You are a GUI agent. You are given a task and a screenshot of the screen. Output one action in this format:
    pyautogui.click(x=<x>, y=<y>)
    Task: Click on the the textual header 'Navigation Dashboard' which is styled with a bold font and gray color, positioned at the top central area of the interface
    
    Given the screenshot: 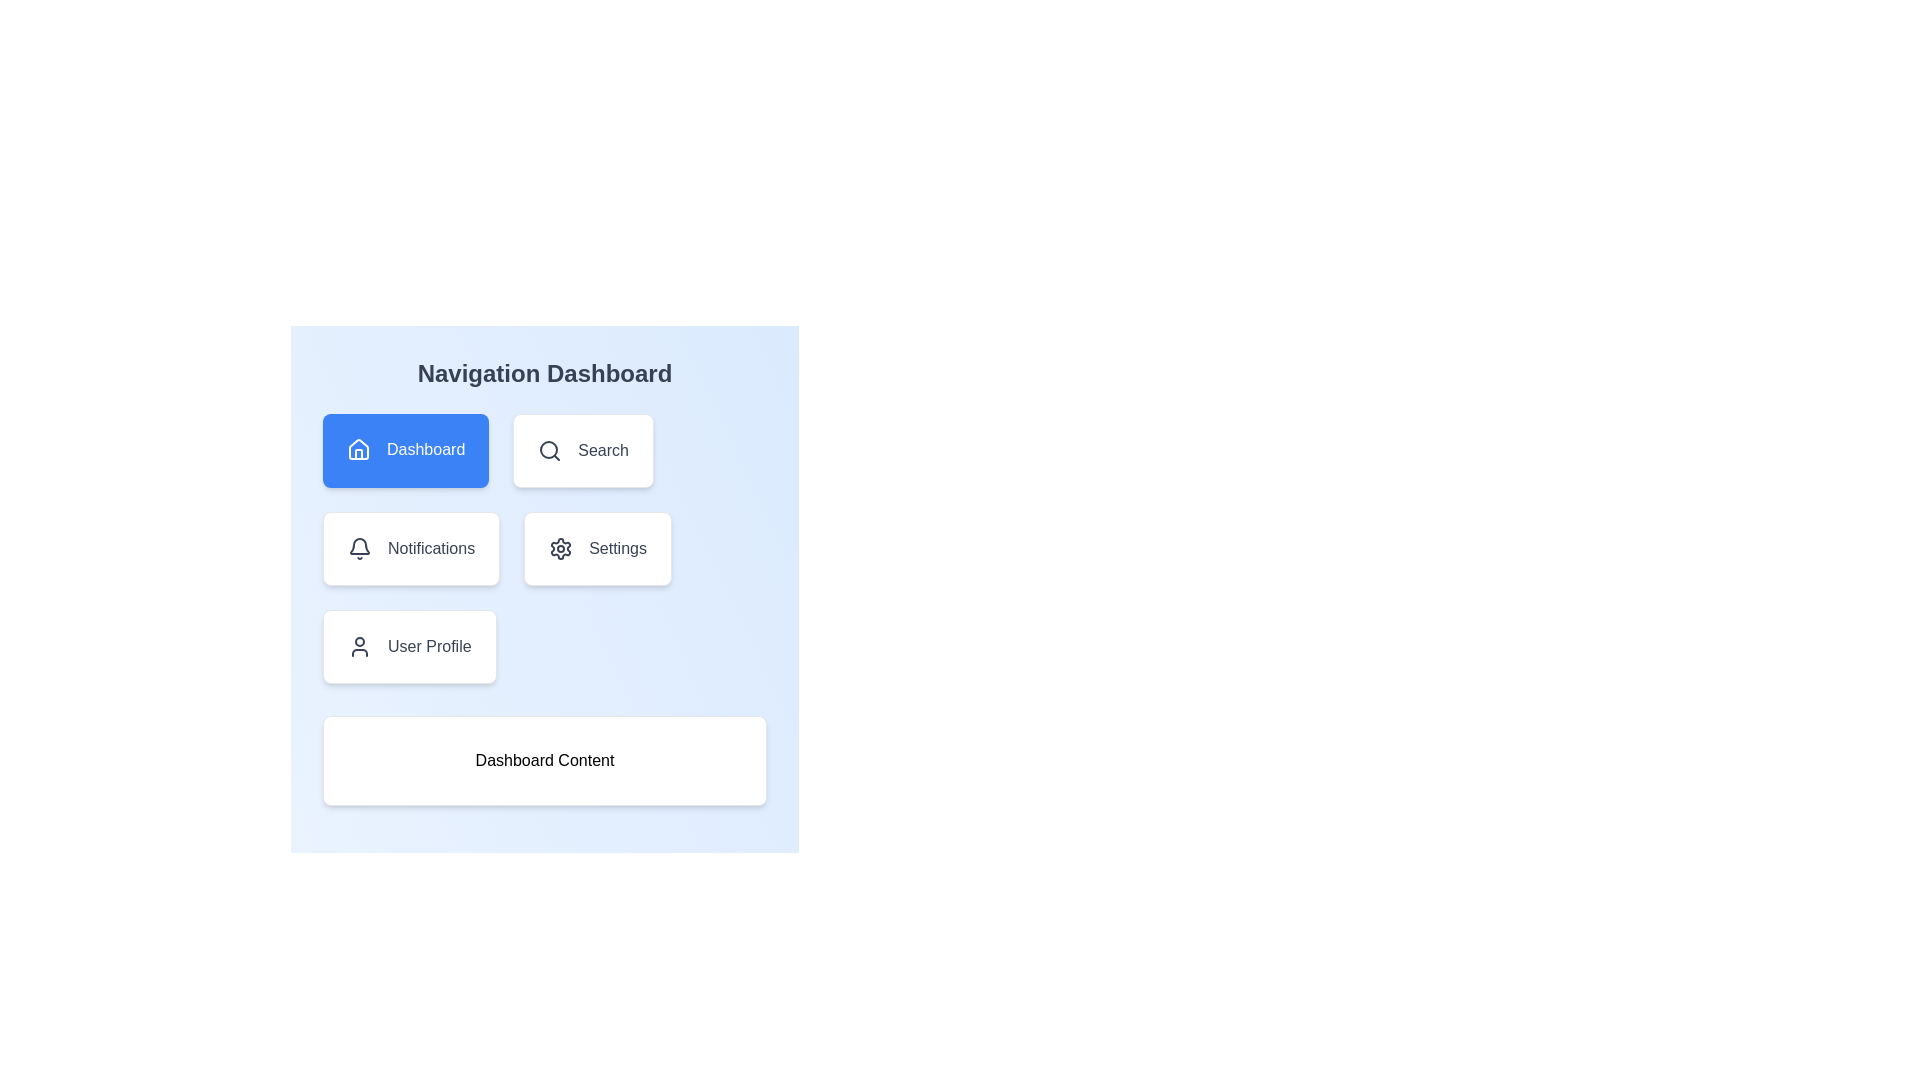 What is the action you would take?
    pyautogui.click(x=545, y=374)
    